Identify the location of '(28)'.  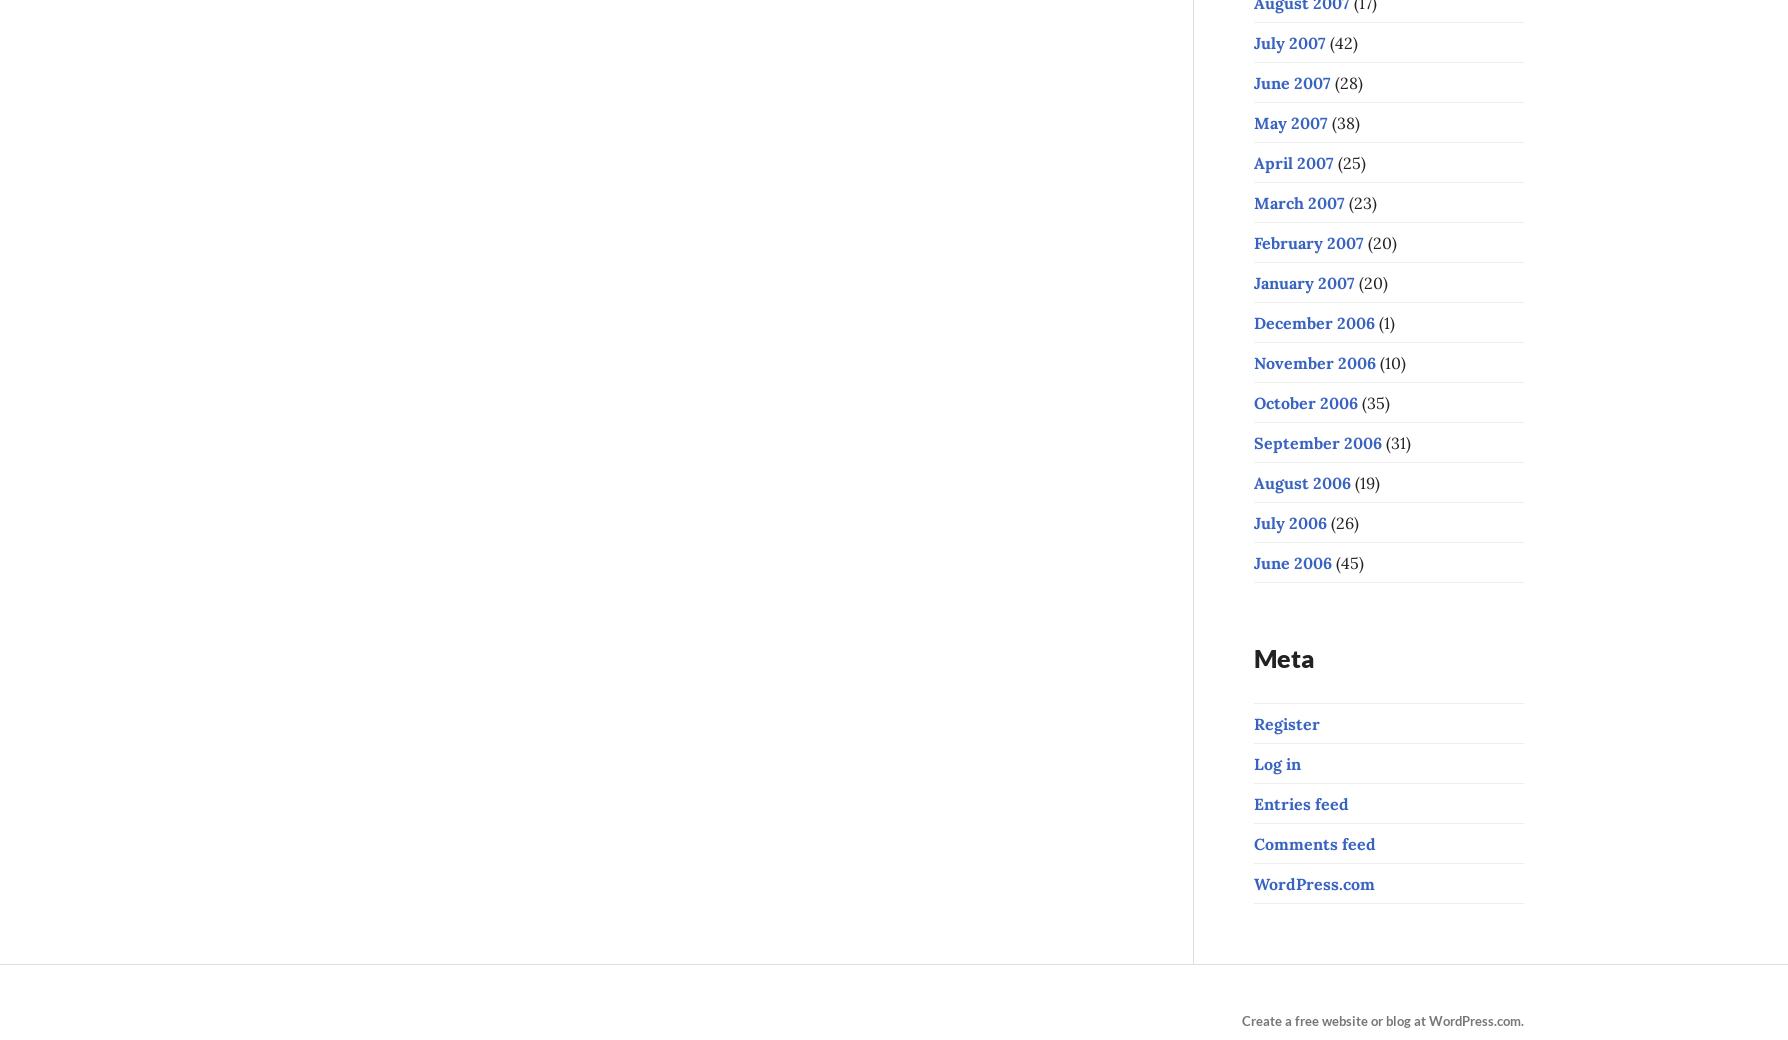
(1347, 80).